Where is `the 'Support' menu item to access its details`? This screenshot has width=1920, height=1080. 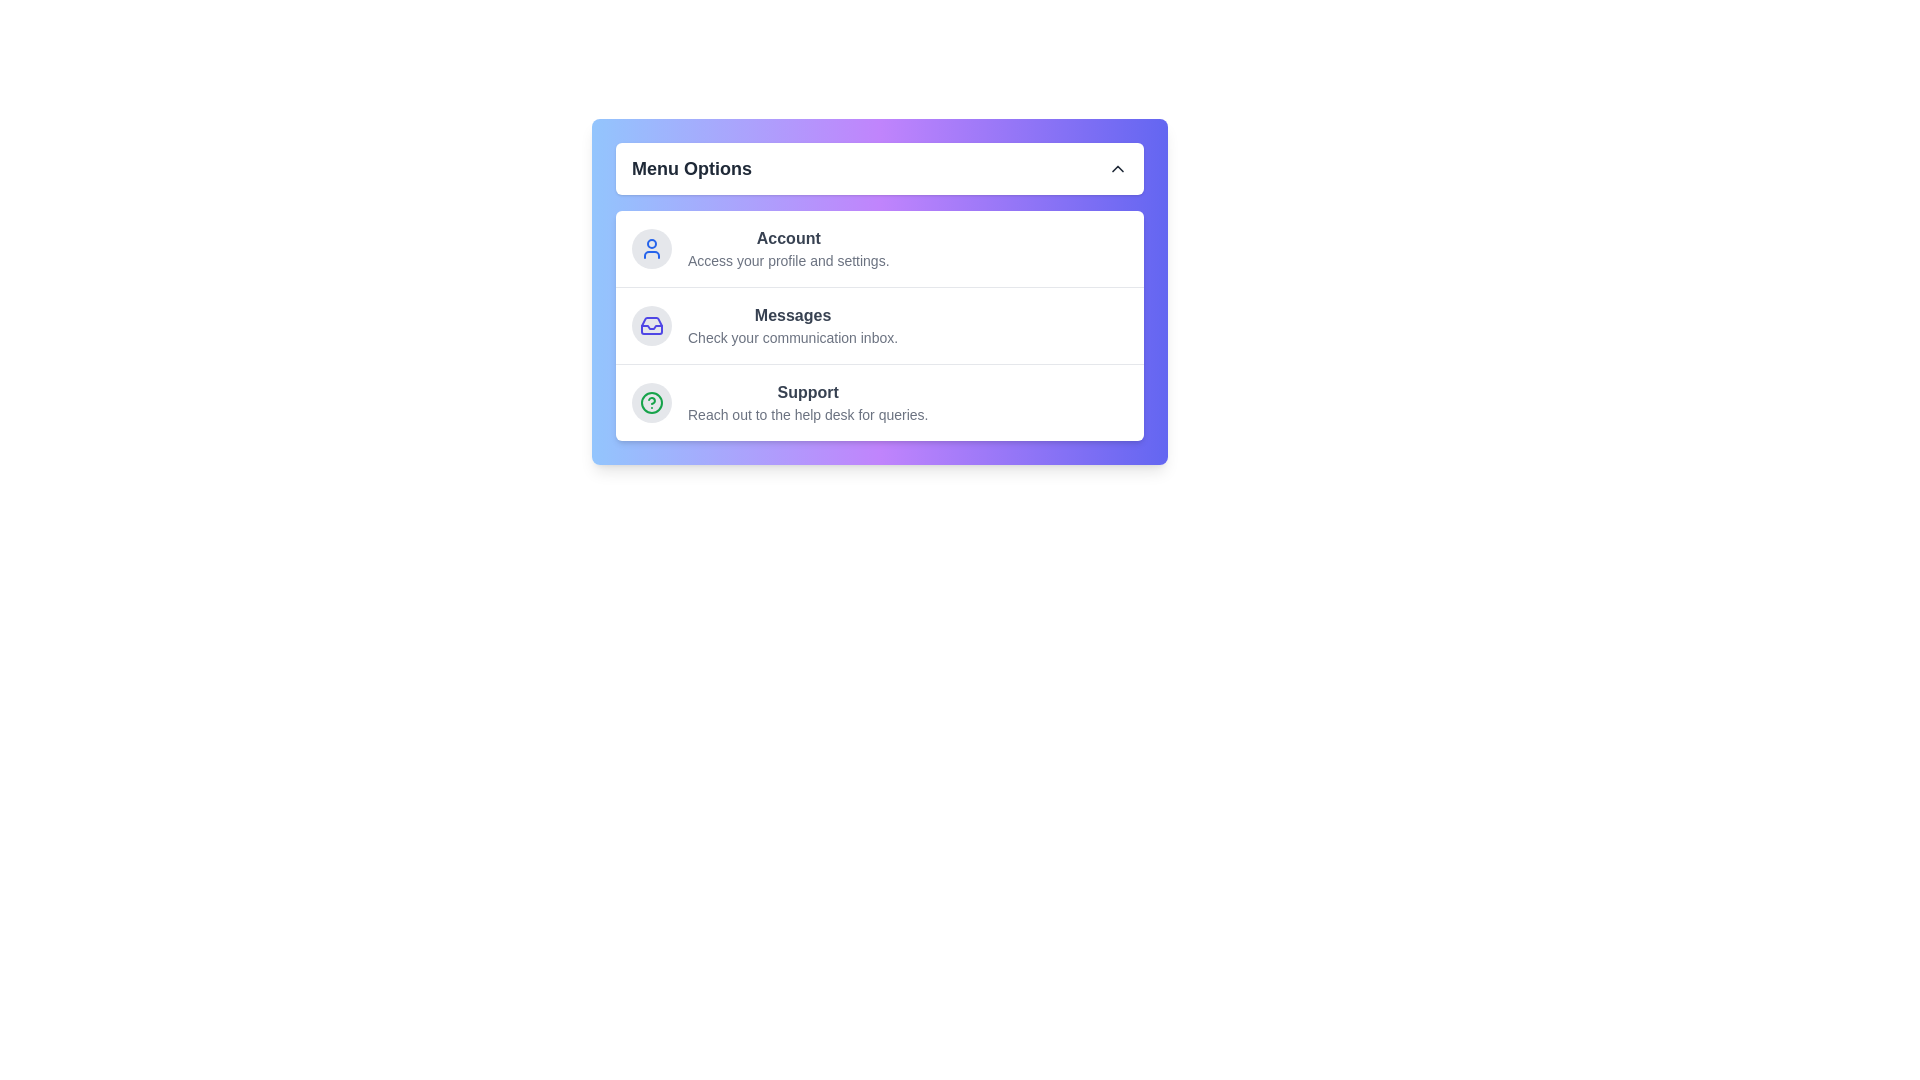
the 'Support' menu item to access its details is located at coordinates (807, 402).